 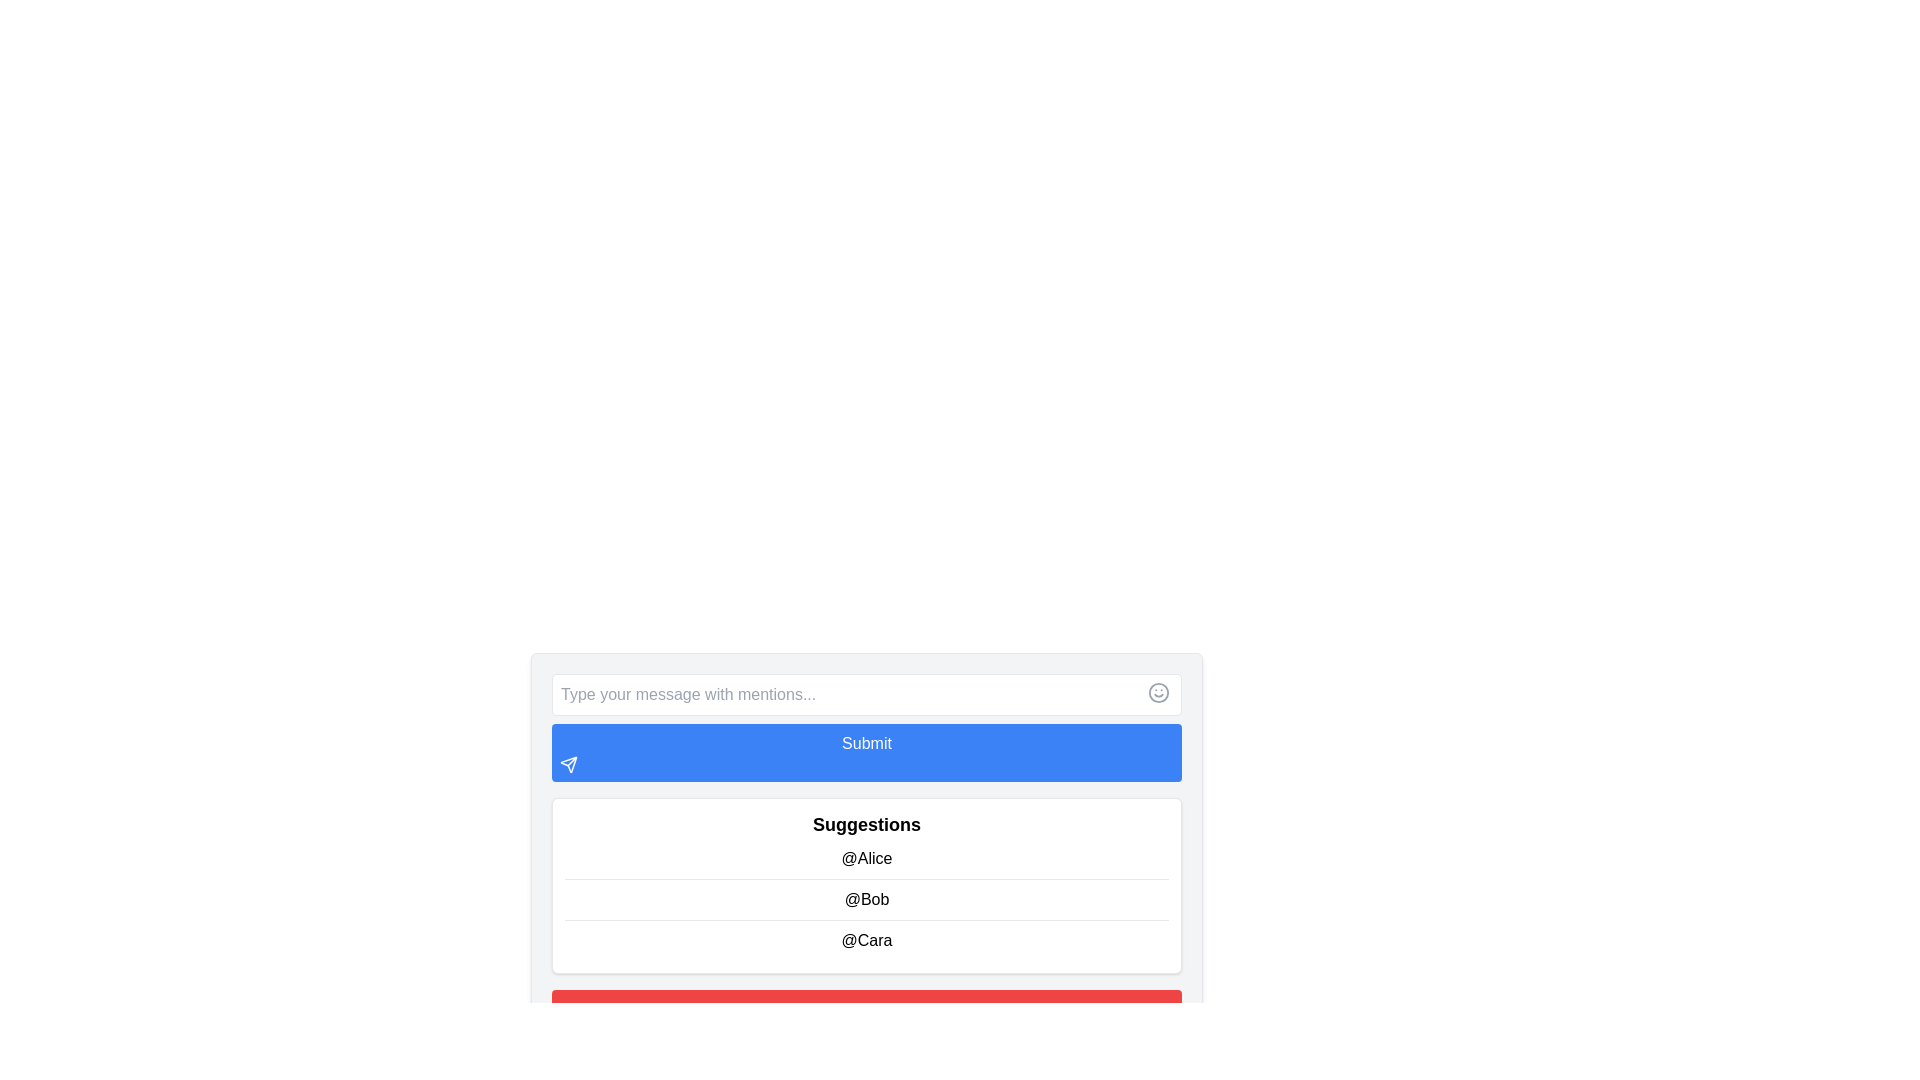 What do you see at coordinates (1158, 692) in the screenshot?
I see `the smiley face icon located on the far right side of the text input box labeled 'Type your message with mentions...'` at bounding box center [1158, 692].